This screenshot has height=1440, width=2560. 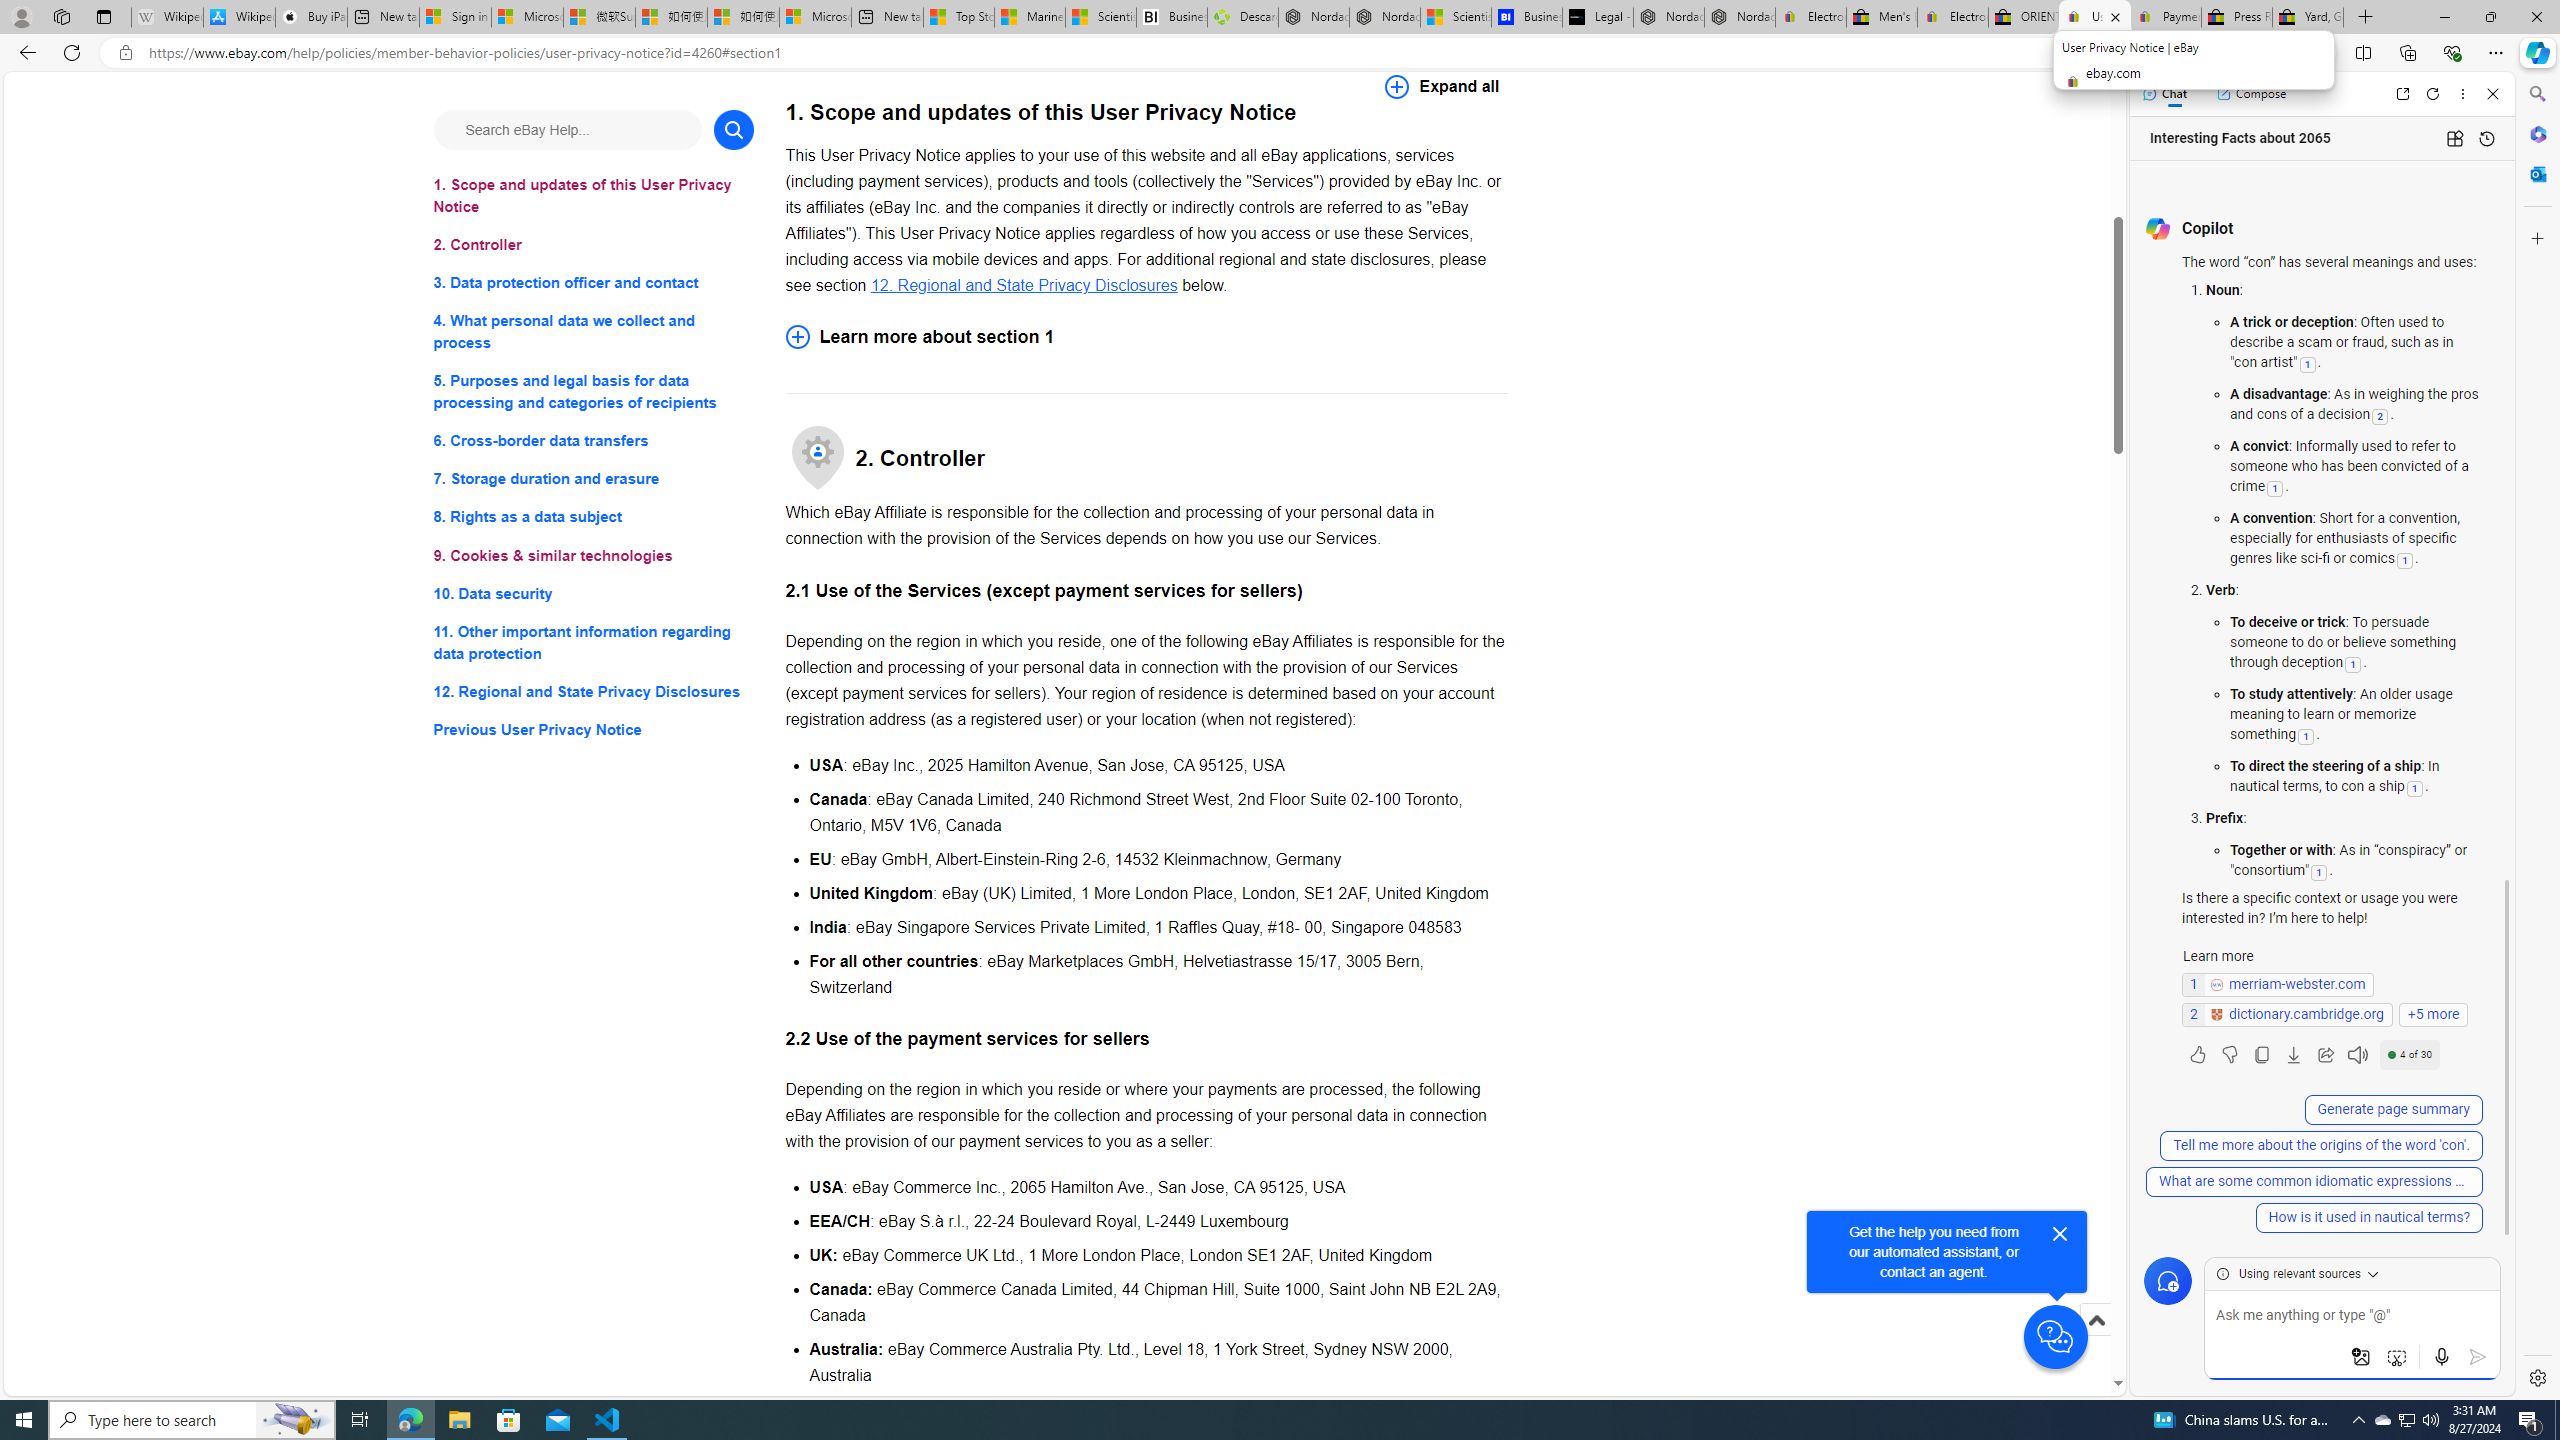 What do you see at coordinates (592, 593) in the screenshot?
I see `'10. Data security'` at bounding box center [592, 593].